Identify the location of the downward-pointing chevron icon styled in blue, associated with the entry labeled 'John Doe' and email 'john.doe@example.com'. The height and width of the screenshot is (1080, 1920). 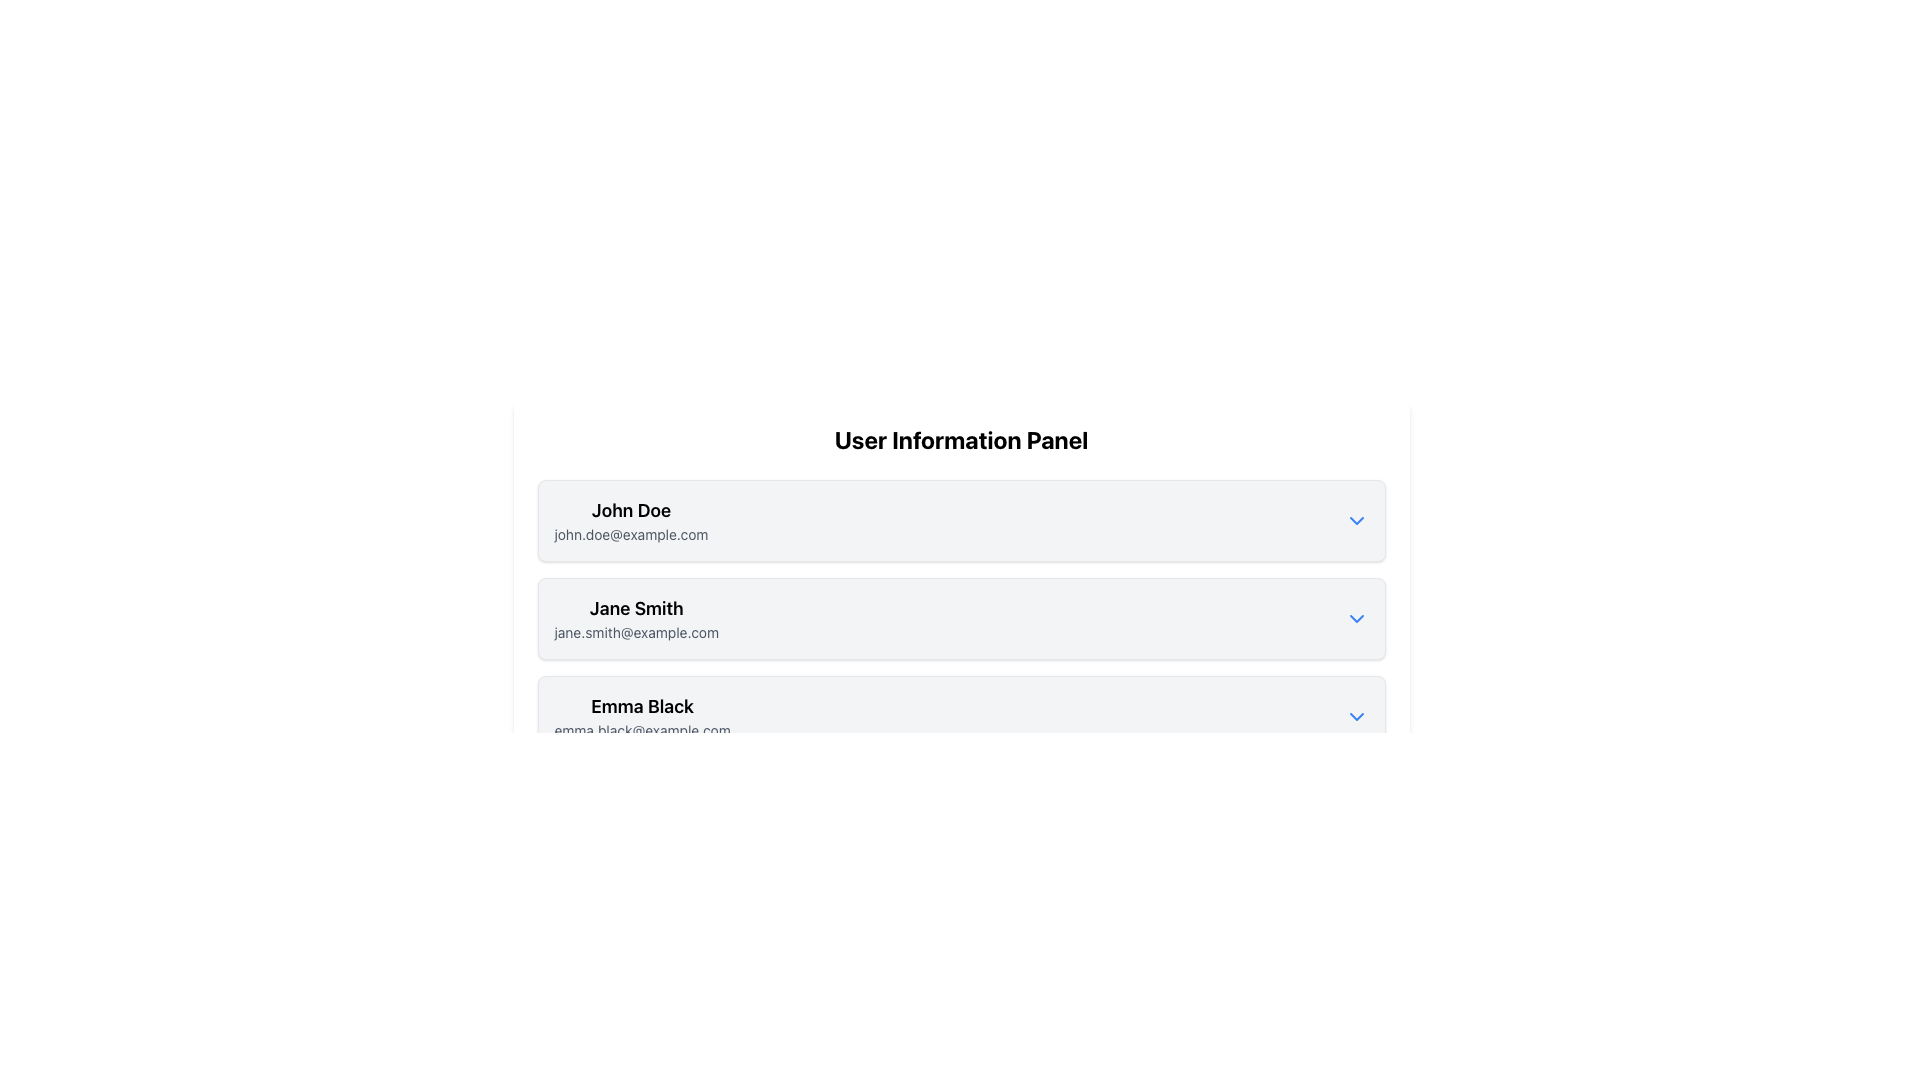
(1356, 519).